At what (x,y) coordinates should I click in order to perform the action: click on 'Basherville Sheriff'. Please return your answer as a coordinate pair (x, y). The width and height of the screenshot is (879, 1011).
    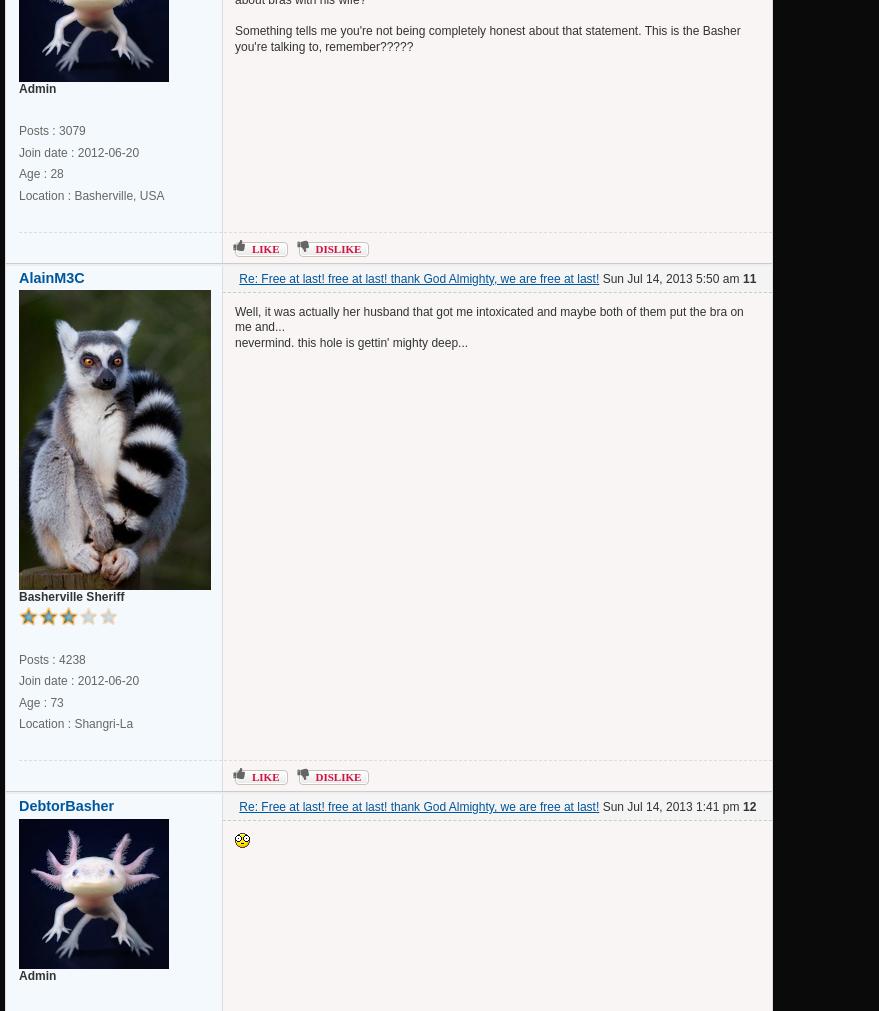
    Looking at the image, I should click on (71, 596).